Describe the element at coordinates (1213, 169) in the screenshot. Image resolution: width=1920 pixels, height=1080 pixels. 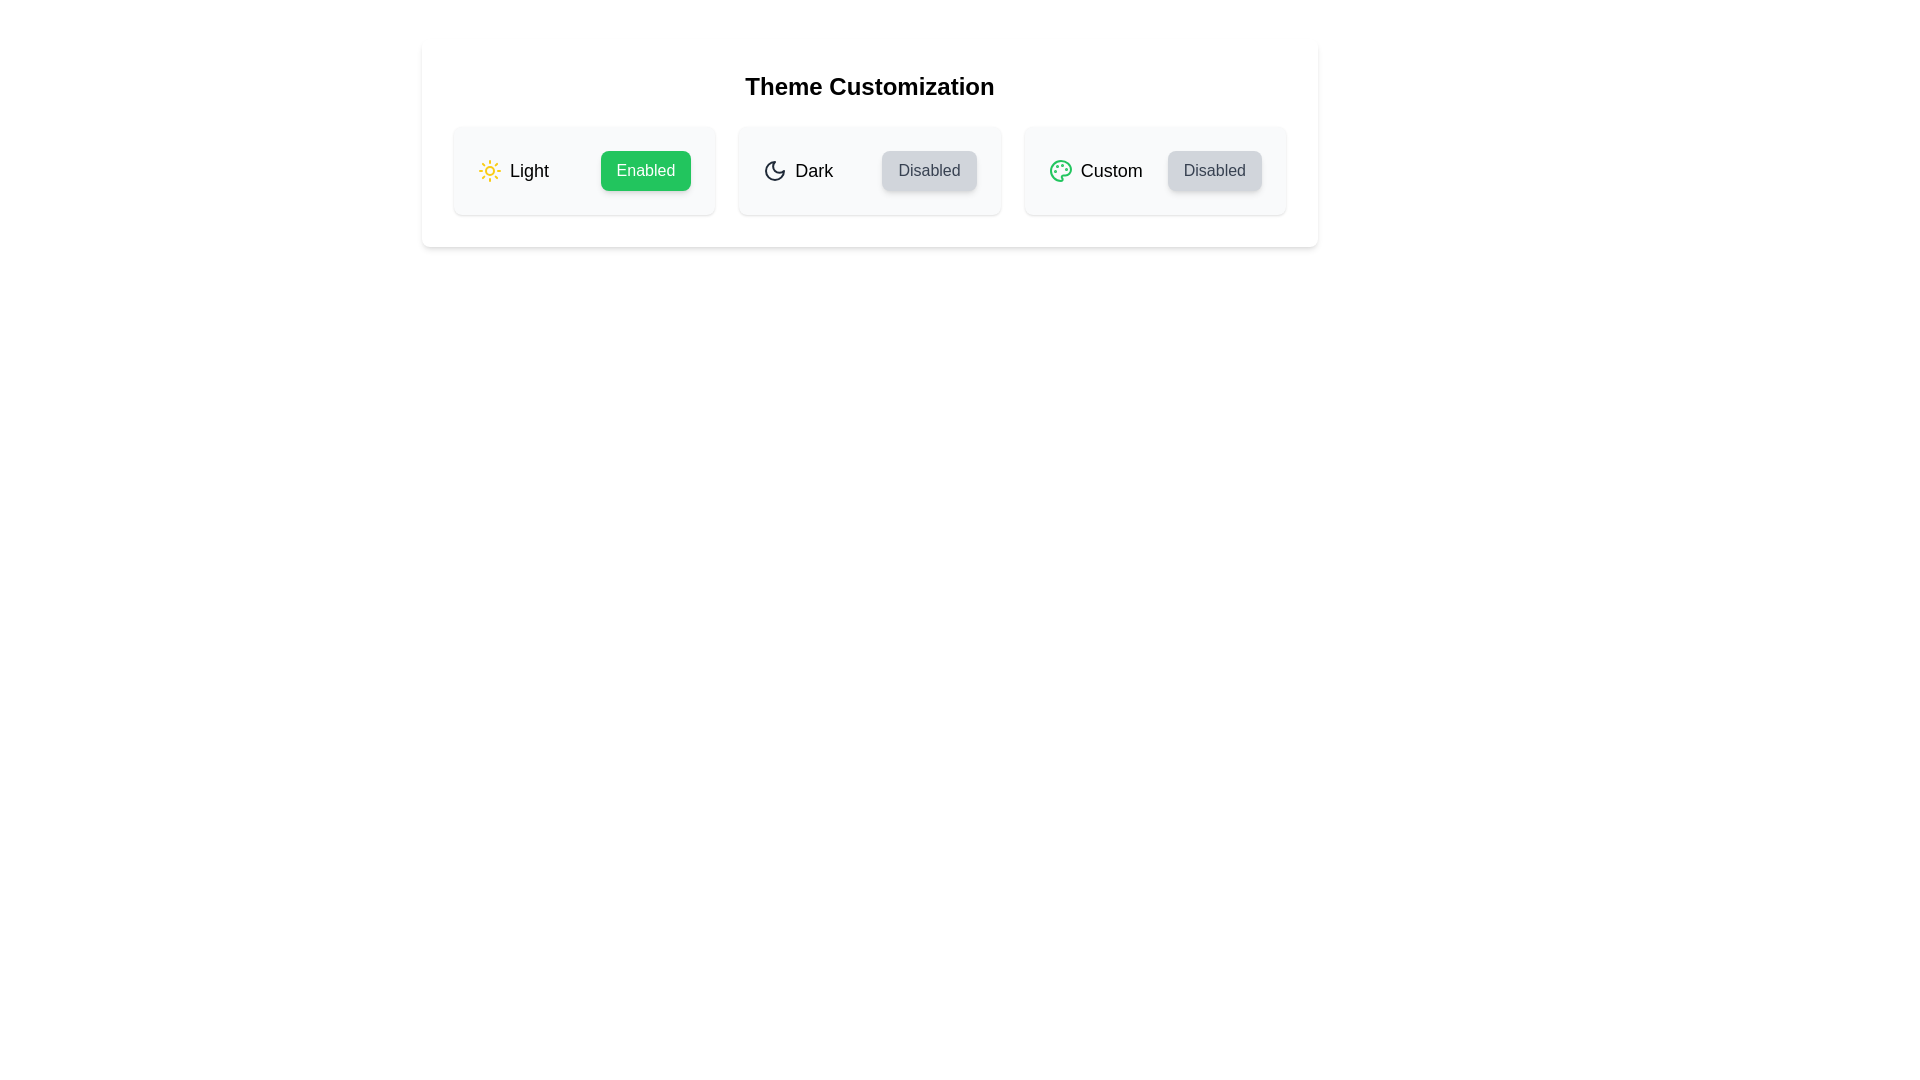
I see `the 'Custom' theme button to toggle its state` at that location.